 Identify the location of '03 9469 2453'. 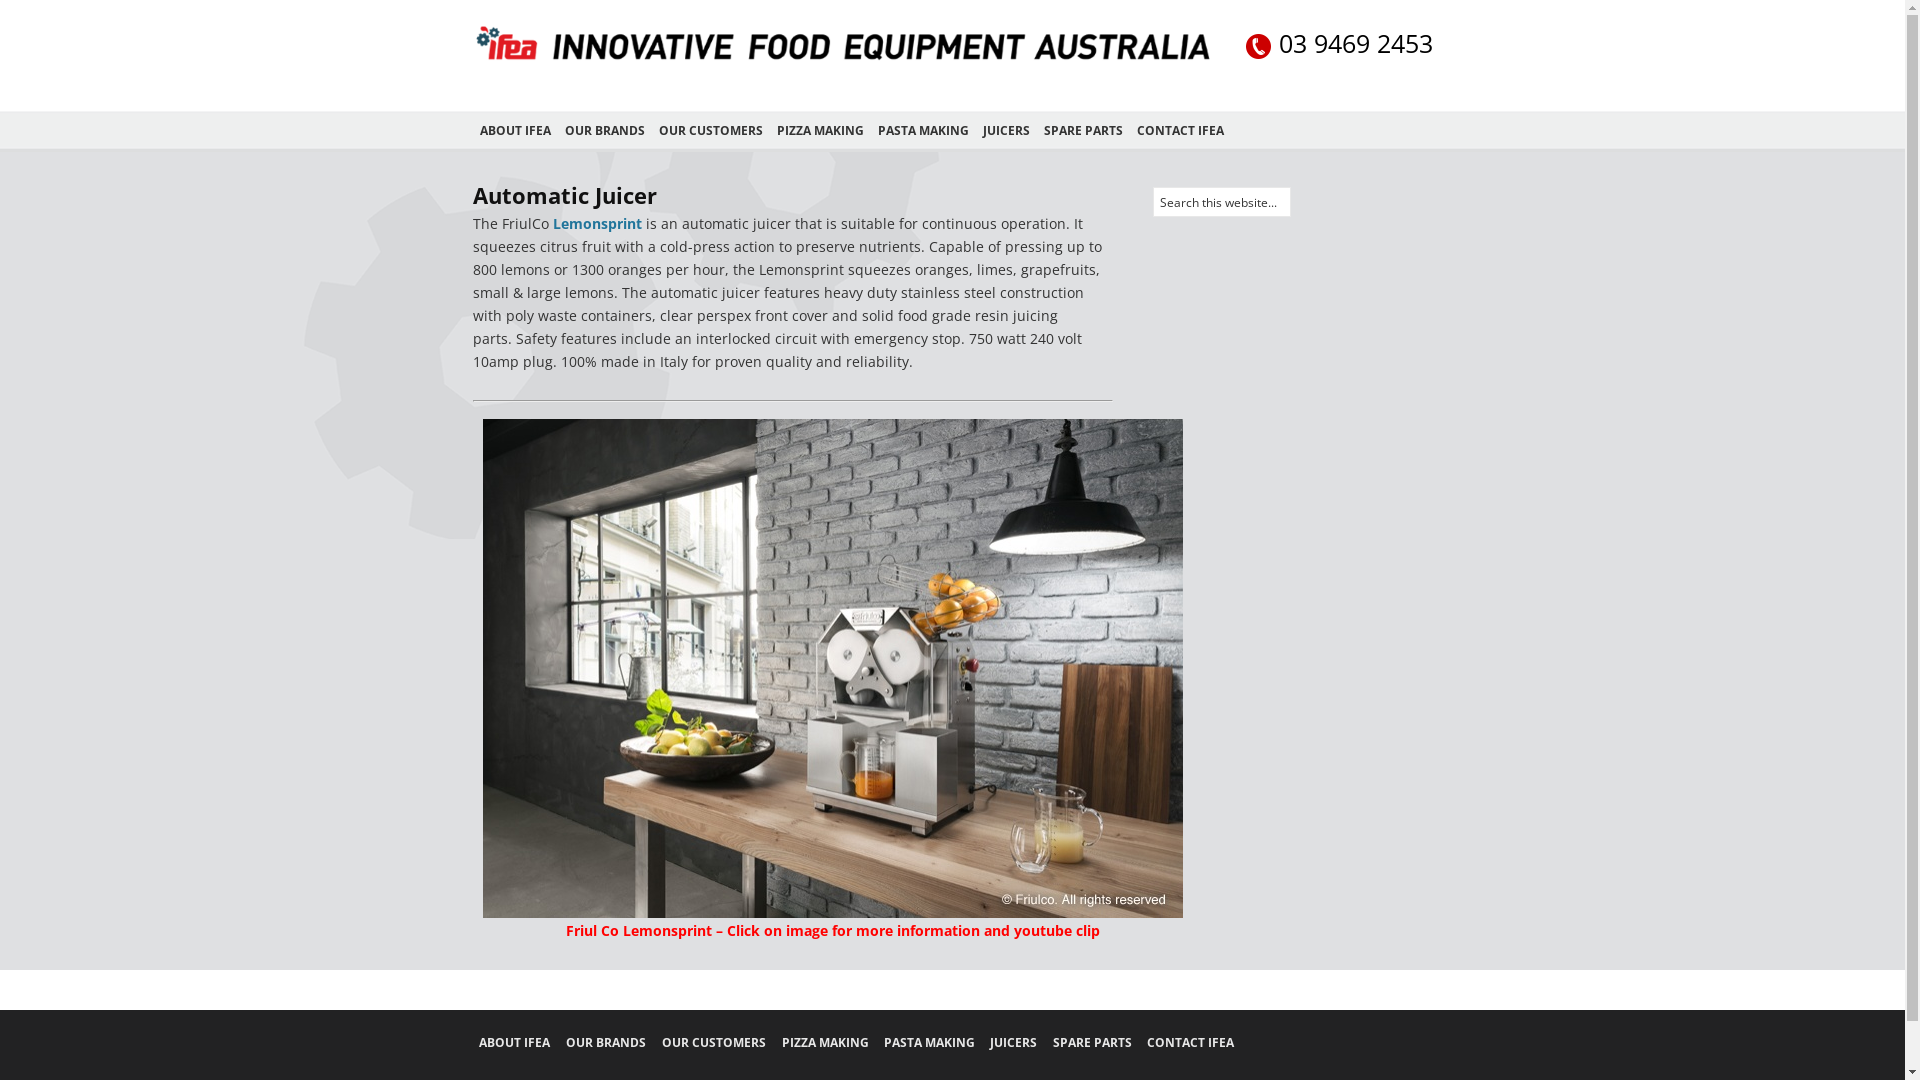
(1339, 45).